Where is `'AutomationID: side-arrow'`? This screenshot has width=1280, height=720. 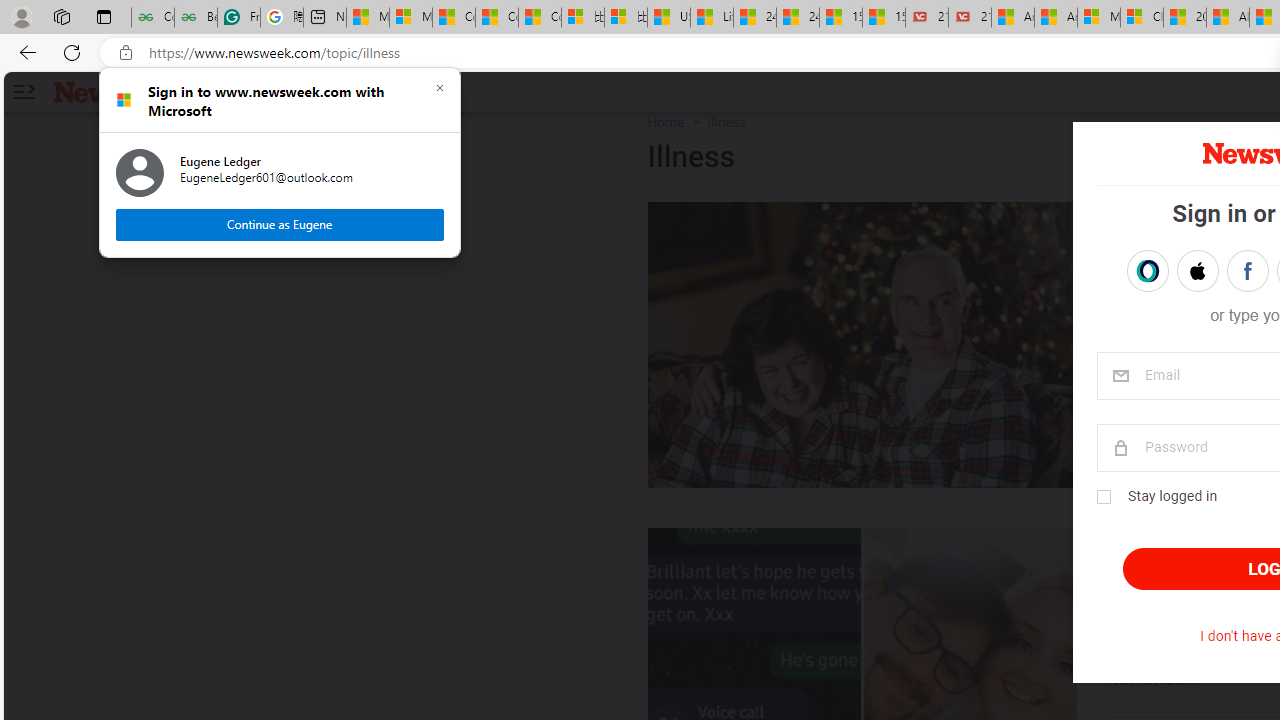
'AutomationID: side-arrow' is located at coordinates (23, 92).